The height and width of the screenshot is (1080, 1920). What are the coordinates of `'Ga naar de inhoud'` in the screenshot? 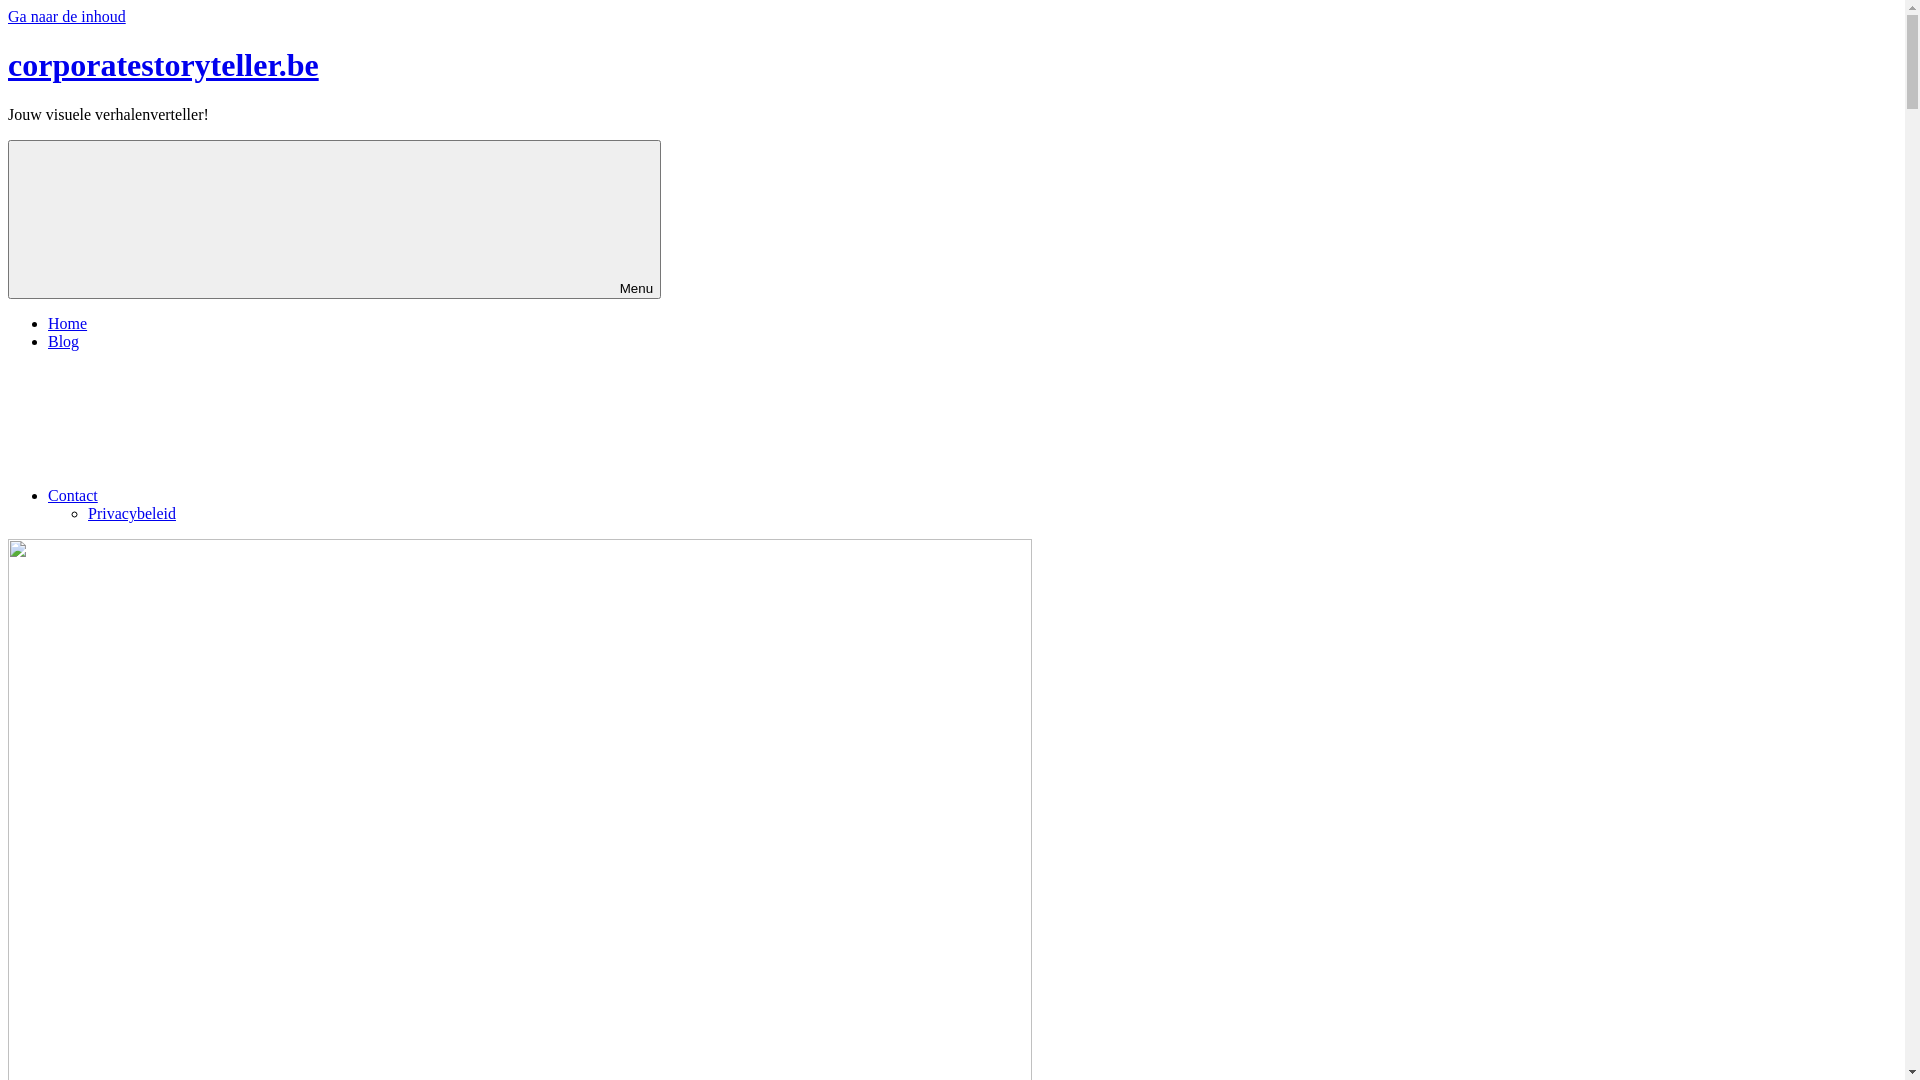 It's located at (67, 16).